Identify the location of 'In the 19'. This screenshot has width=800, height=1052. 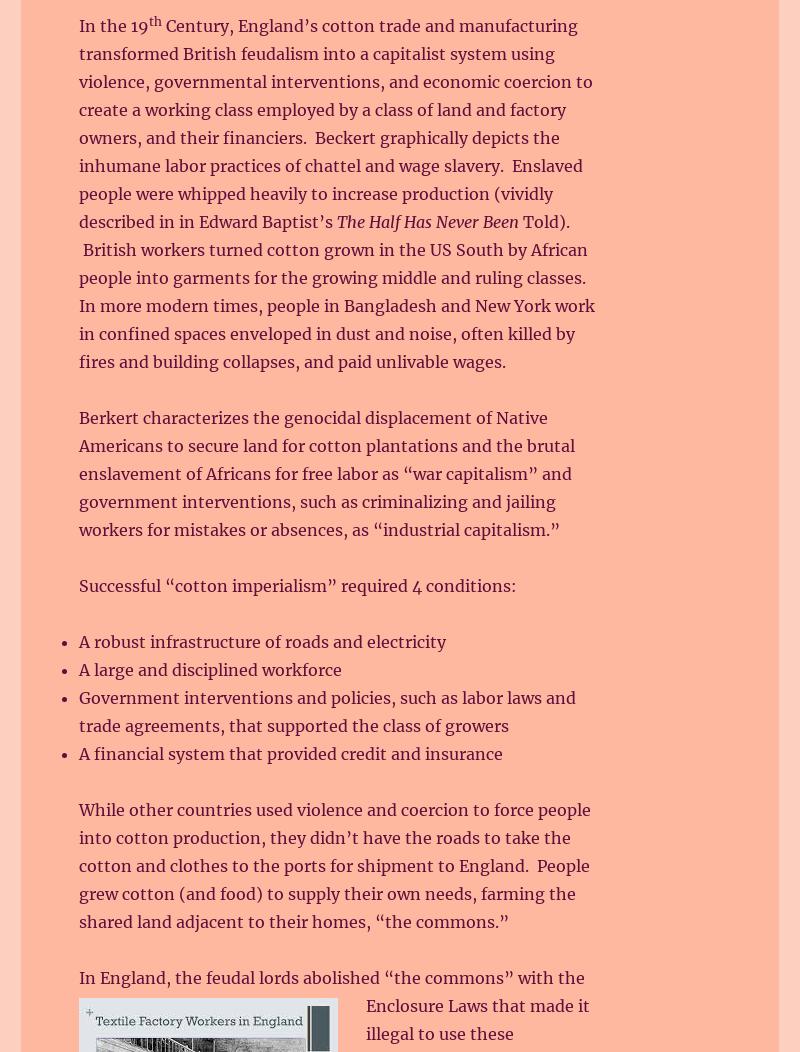
(79, 25).